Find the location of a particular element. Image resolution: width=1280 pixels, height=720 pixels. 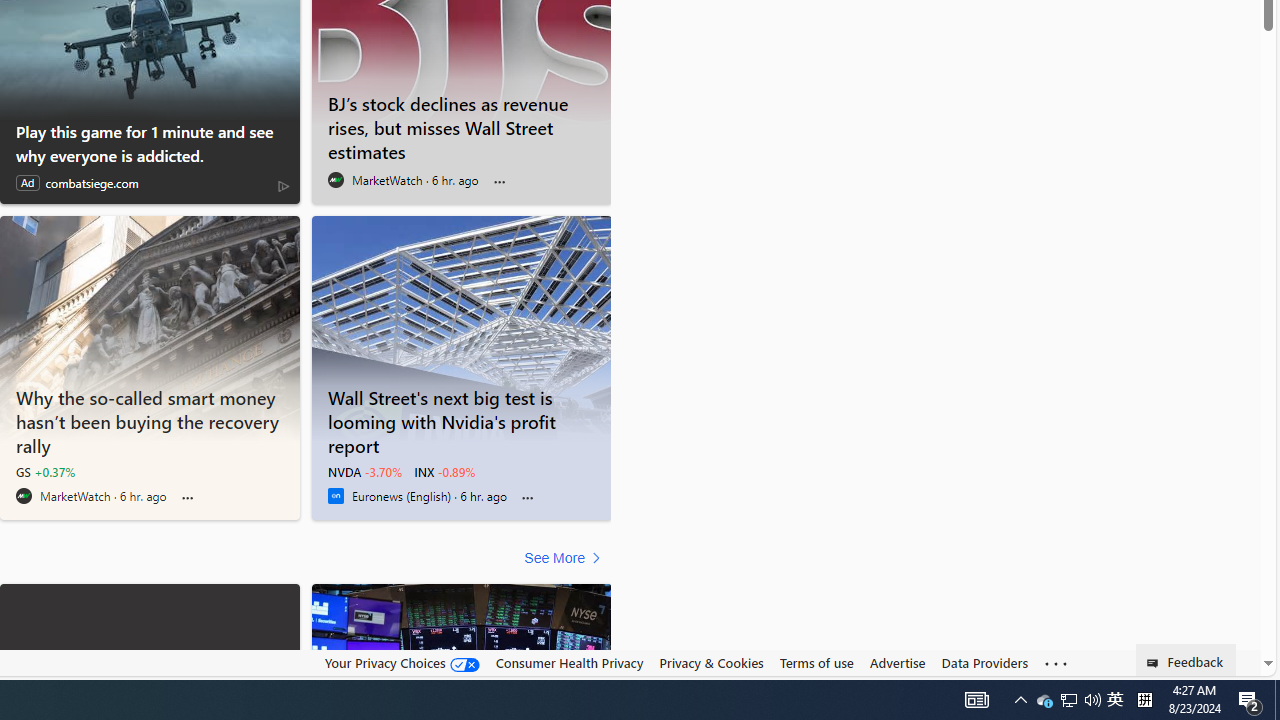

'INX -0.89%' is located at coordinates (443, 471).